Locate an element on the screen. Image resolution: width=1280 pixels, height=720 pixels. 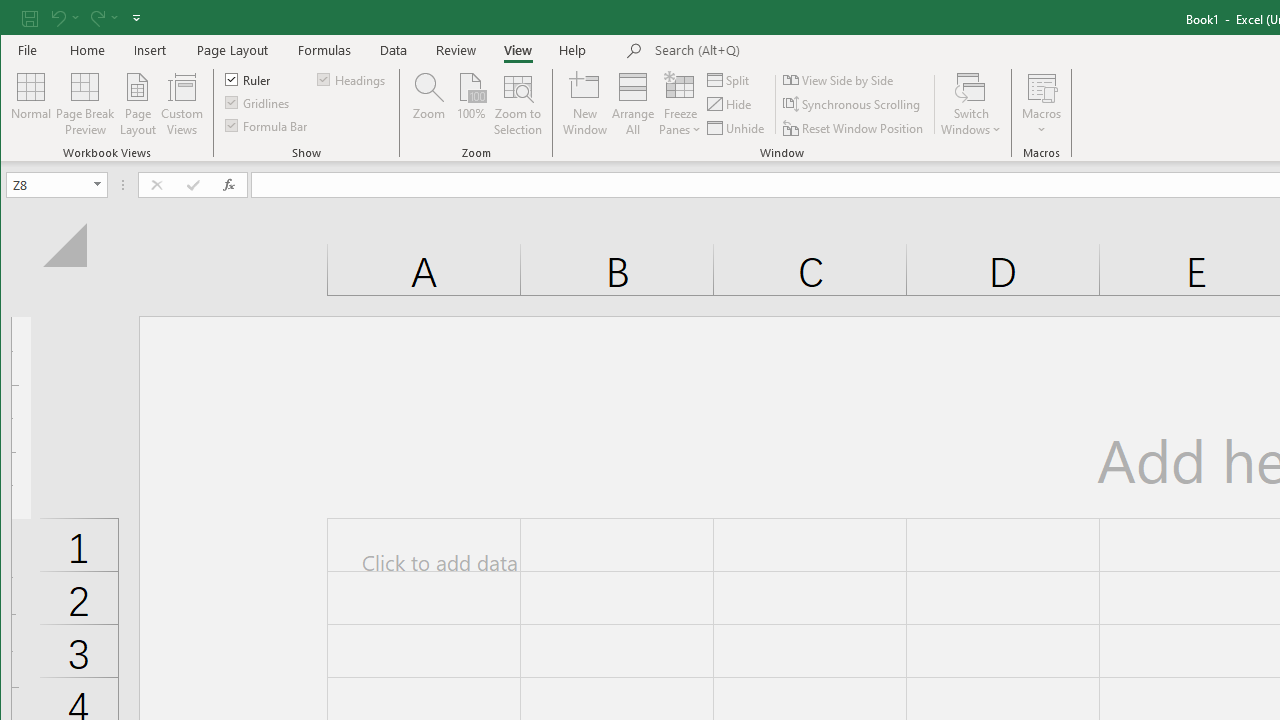
'New Window' is located at coordinates (584, 104).